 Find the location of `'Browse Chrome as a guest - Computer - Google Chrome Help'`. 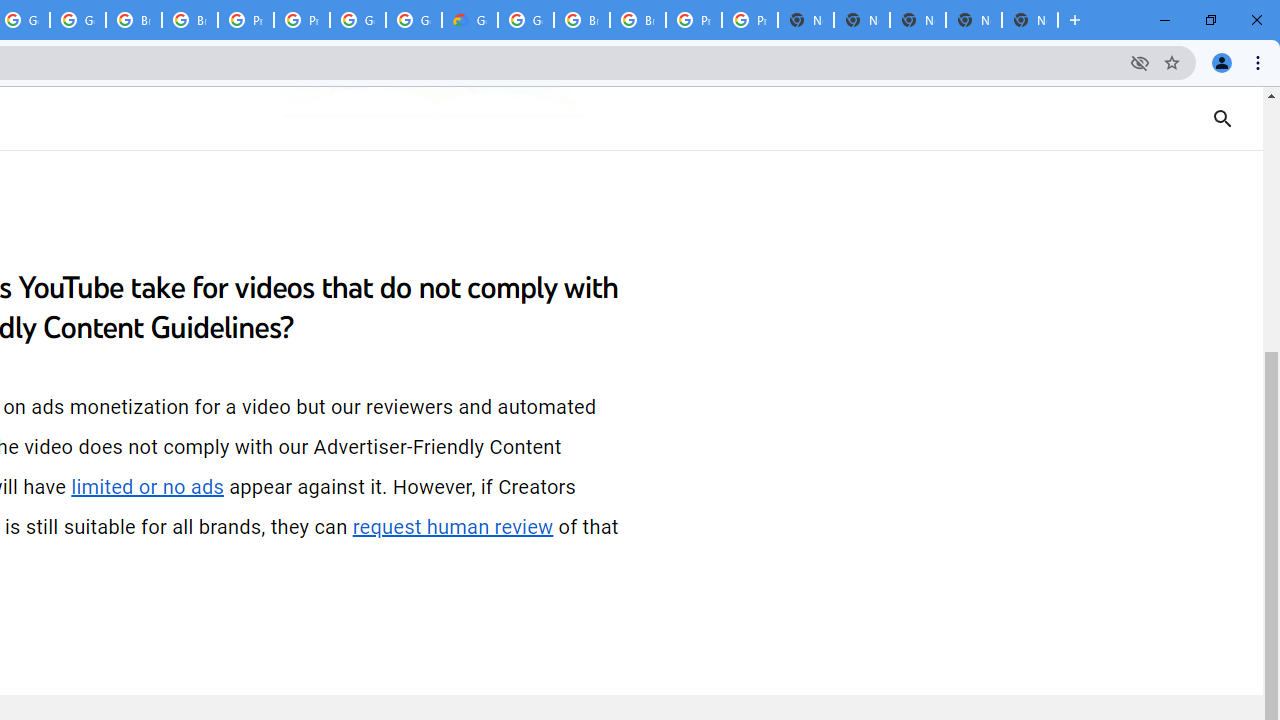

'Browse Chrome as a guest - Computer - Google Chrome Help' is located at coordinates (581, 20).